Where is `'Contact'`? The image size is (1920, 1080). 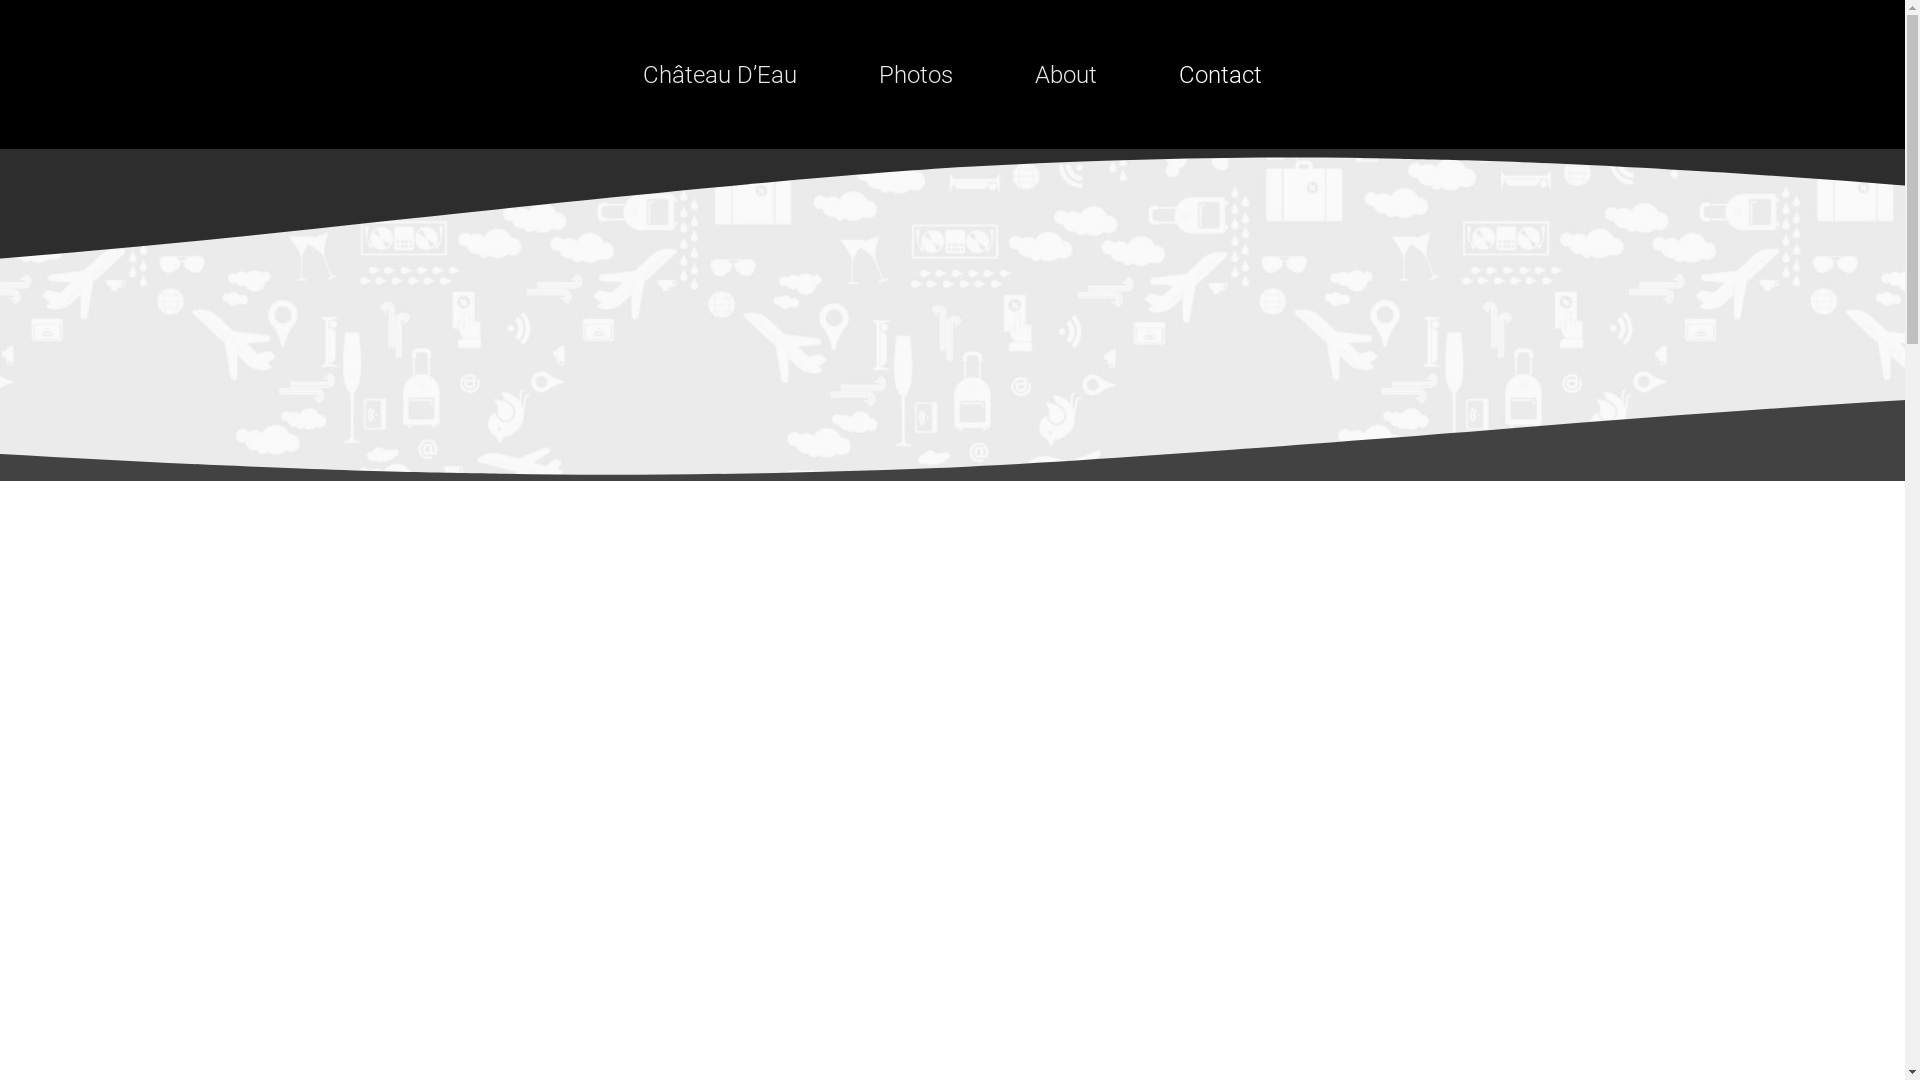
'Contact' is located at coordinates (1219, 73).